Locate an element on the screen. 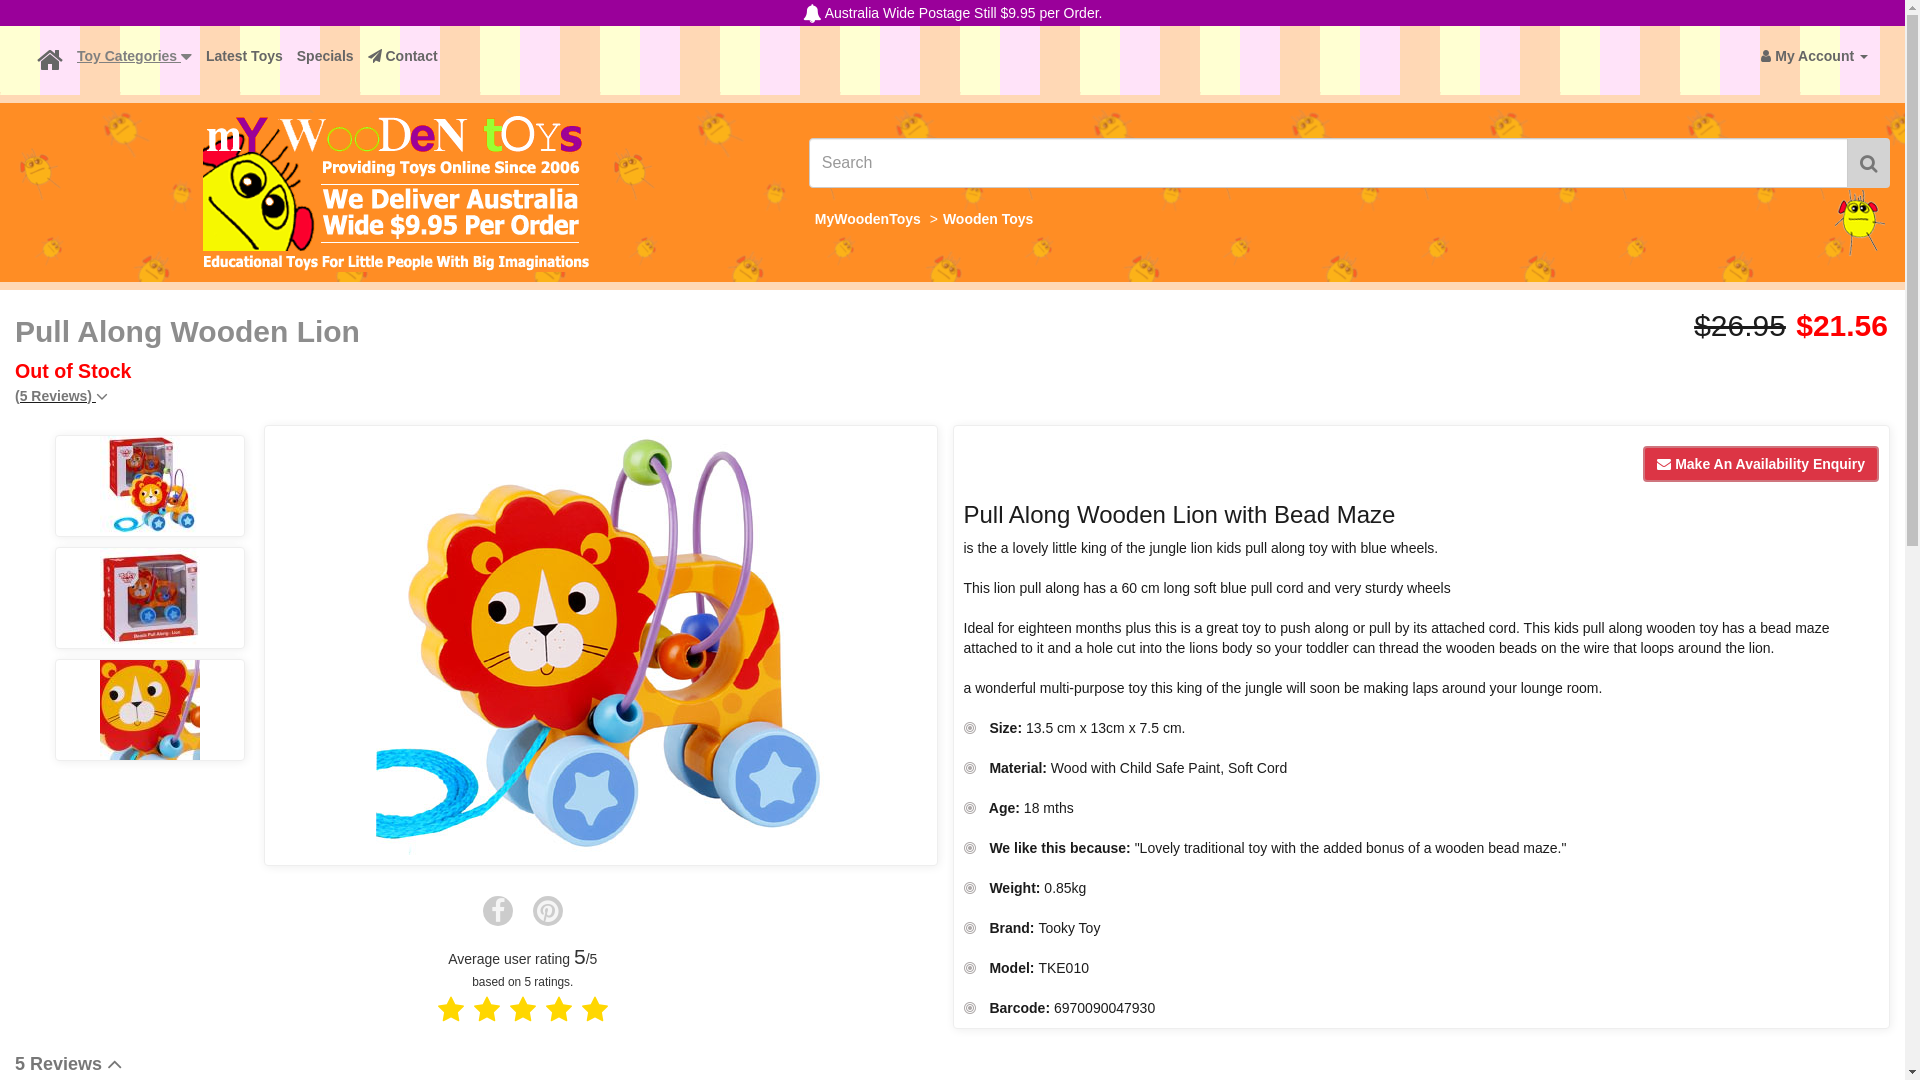 This screenshot has width=1920, height=1080. 'Specials' is located at coordinates (288, 55).